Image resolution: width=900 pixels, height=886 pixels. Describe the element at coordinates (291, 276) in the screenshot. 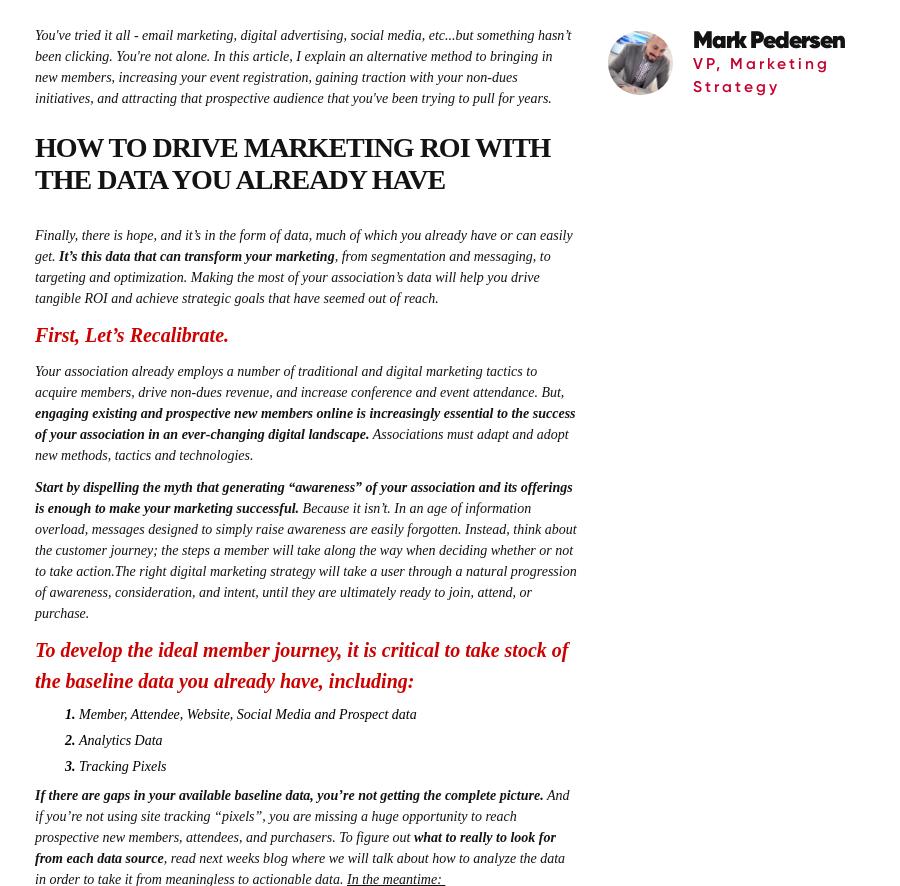

I see `', from segmentation and messaging, to targeting and optimization. Making the most of your association’s data will help you drive tangible ROI and achieve strategic goals that have seemed out of reach.'` at that location.